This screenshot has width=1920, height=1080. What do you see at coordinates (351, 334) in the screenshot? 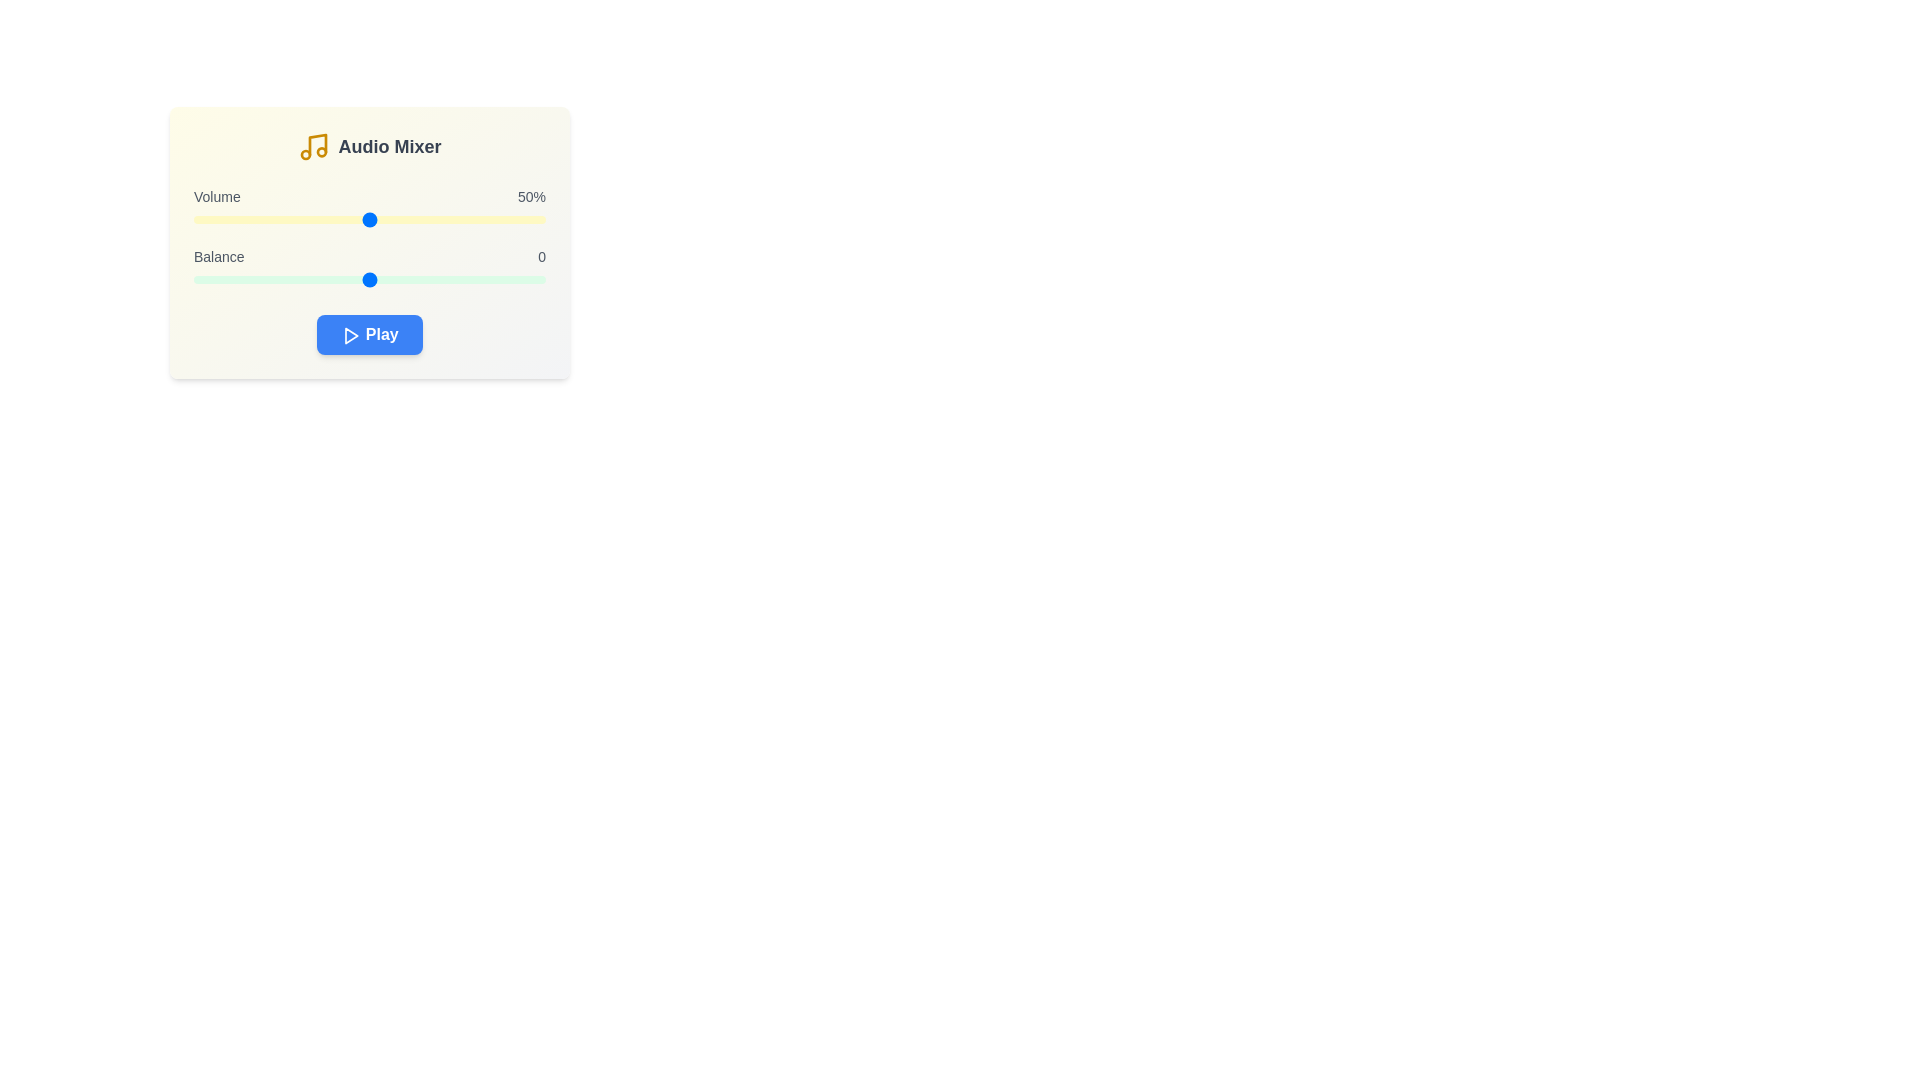
I see `the play icon, which is a right-facing triangle within a blue button labeled 'Play' at the bottom of the 'Audio Mixer' panel` at bounding box center [351, 334].